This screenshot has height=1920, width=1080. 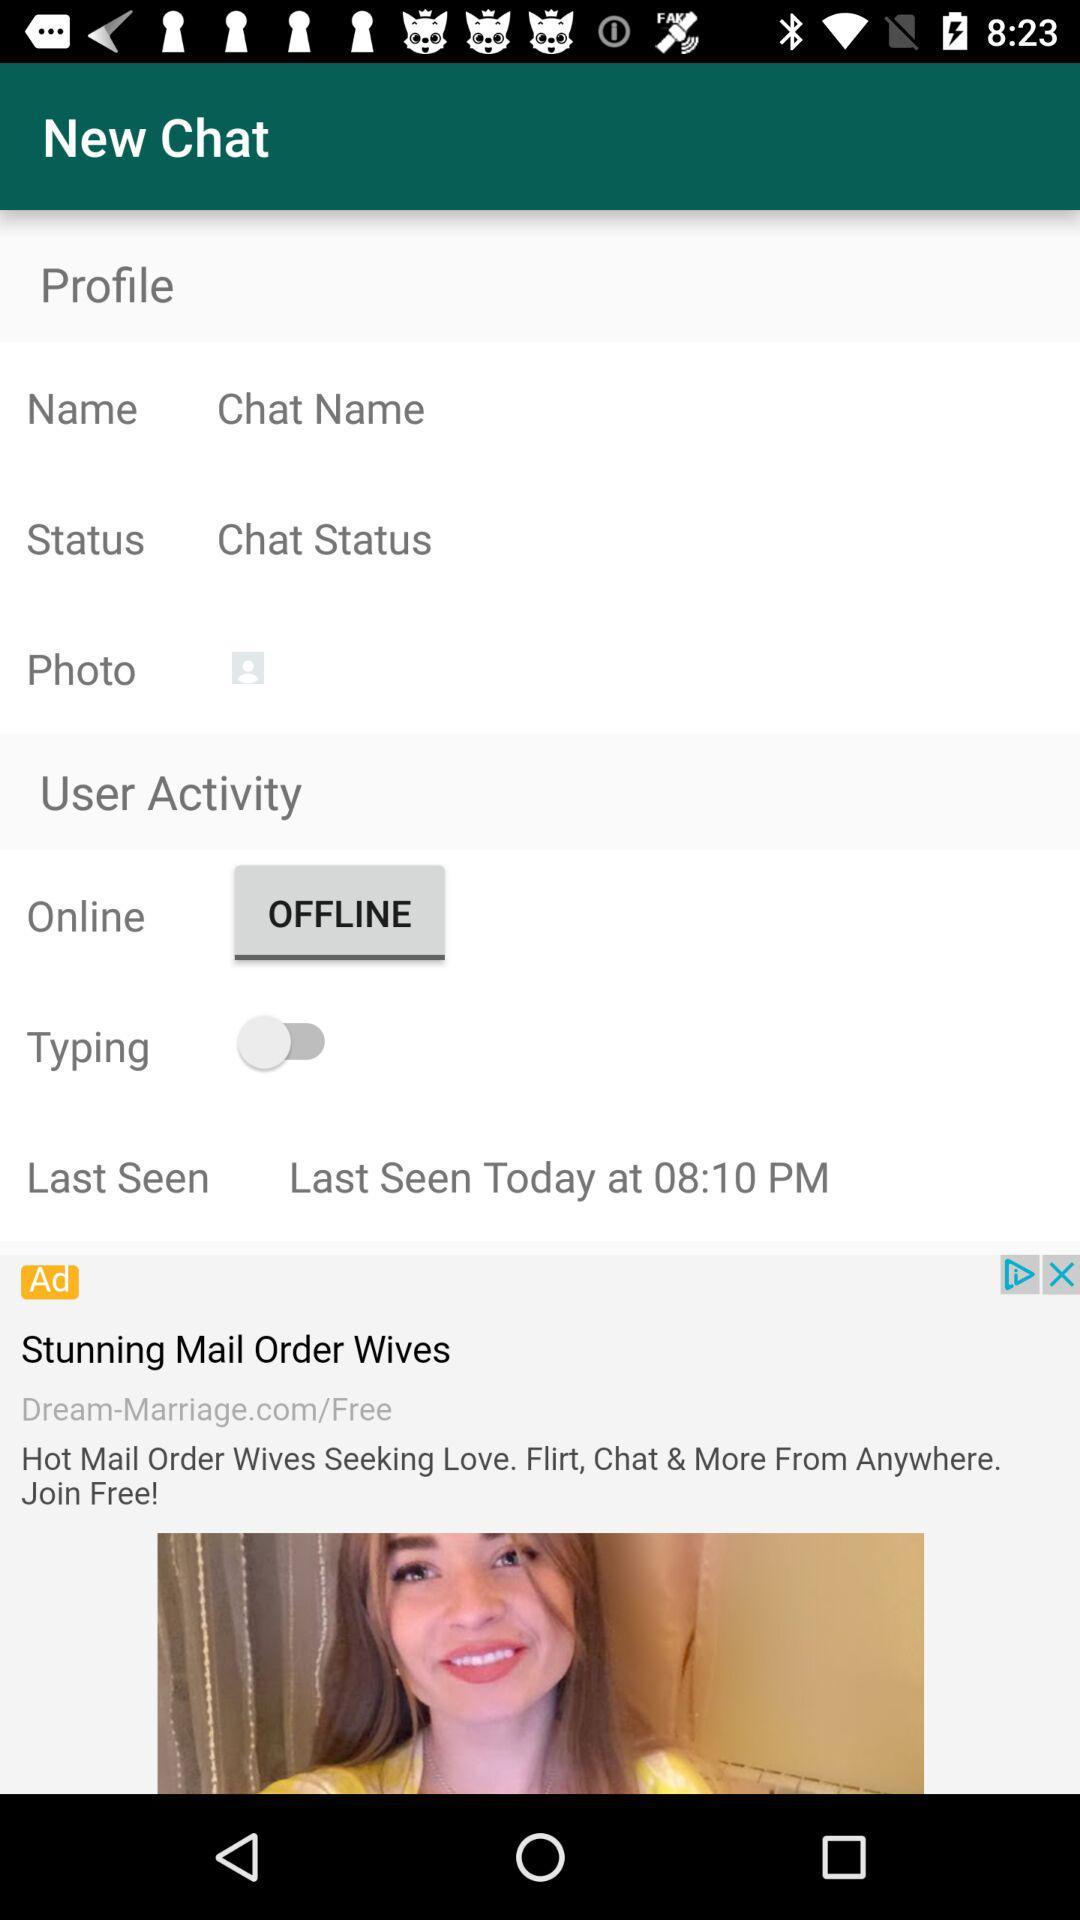 What do you see at coordinates (540, 1523) in the screenshot?
I see `vidoes` at bounding box center [540, 1523].